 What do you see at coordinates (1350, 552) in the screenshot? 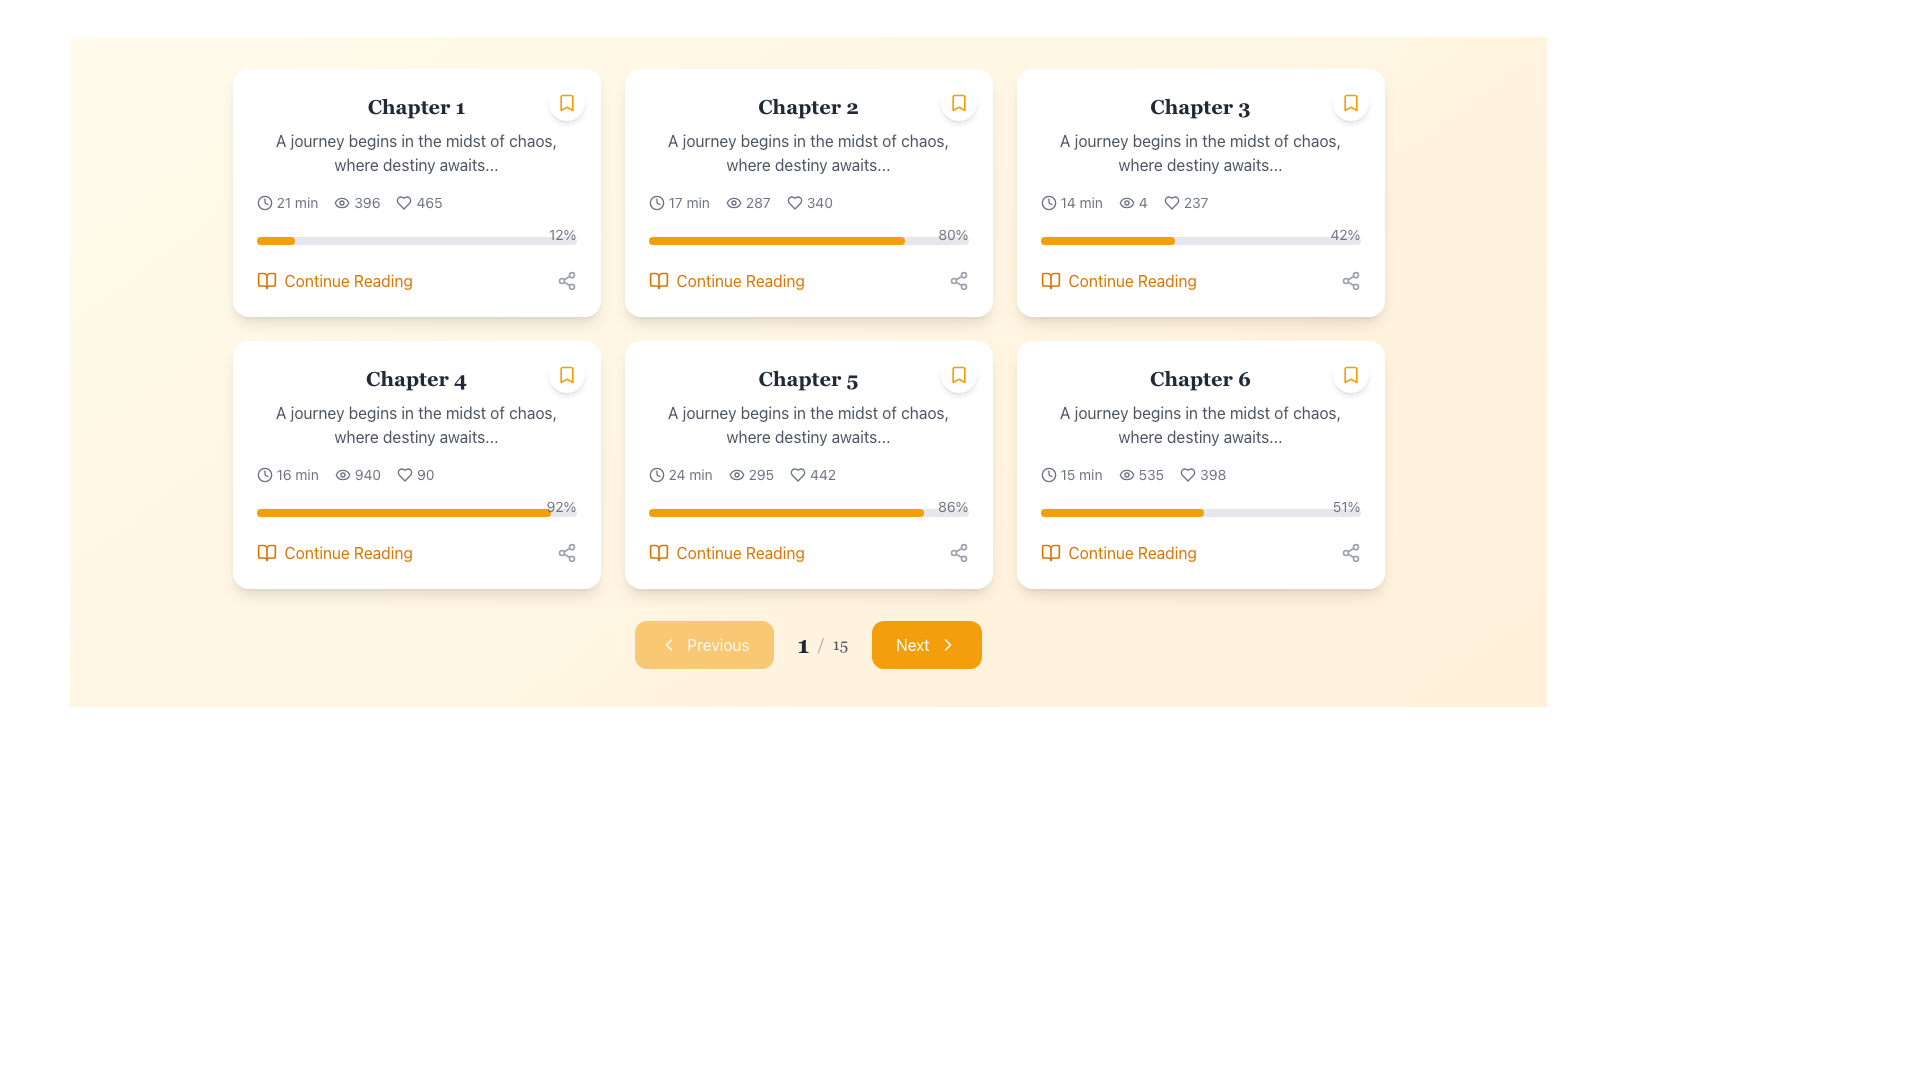
I see `the small share icon button located at the bottom-right corner of the 'Chapter 6' card` at bounding box center [1350, 552].